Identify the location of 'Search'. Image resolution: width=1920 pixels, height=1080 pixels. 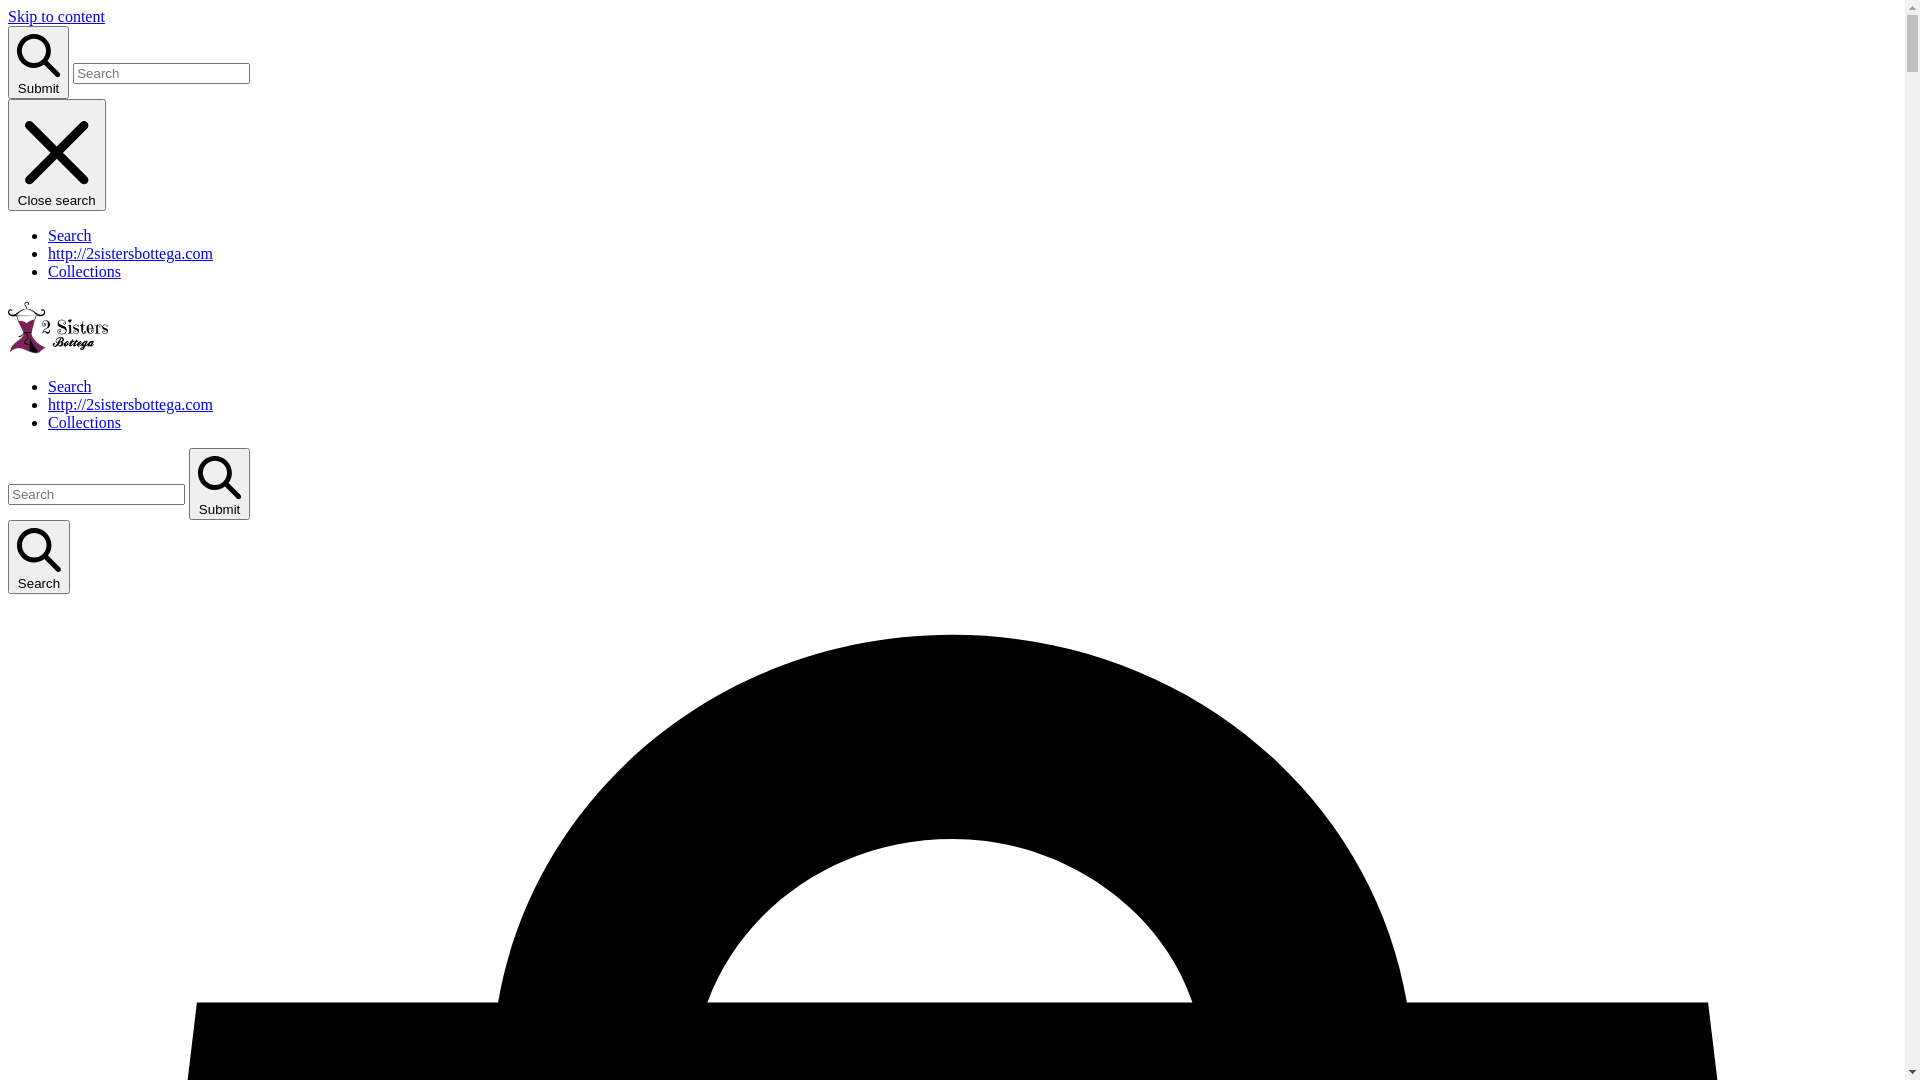
(70, 234).